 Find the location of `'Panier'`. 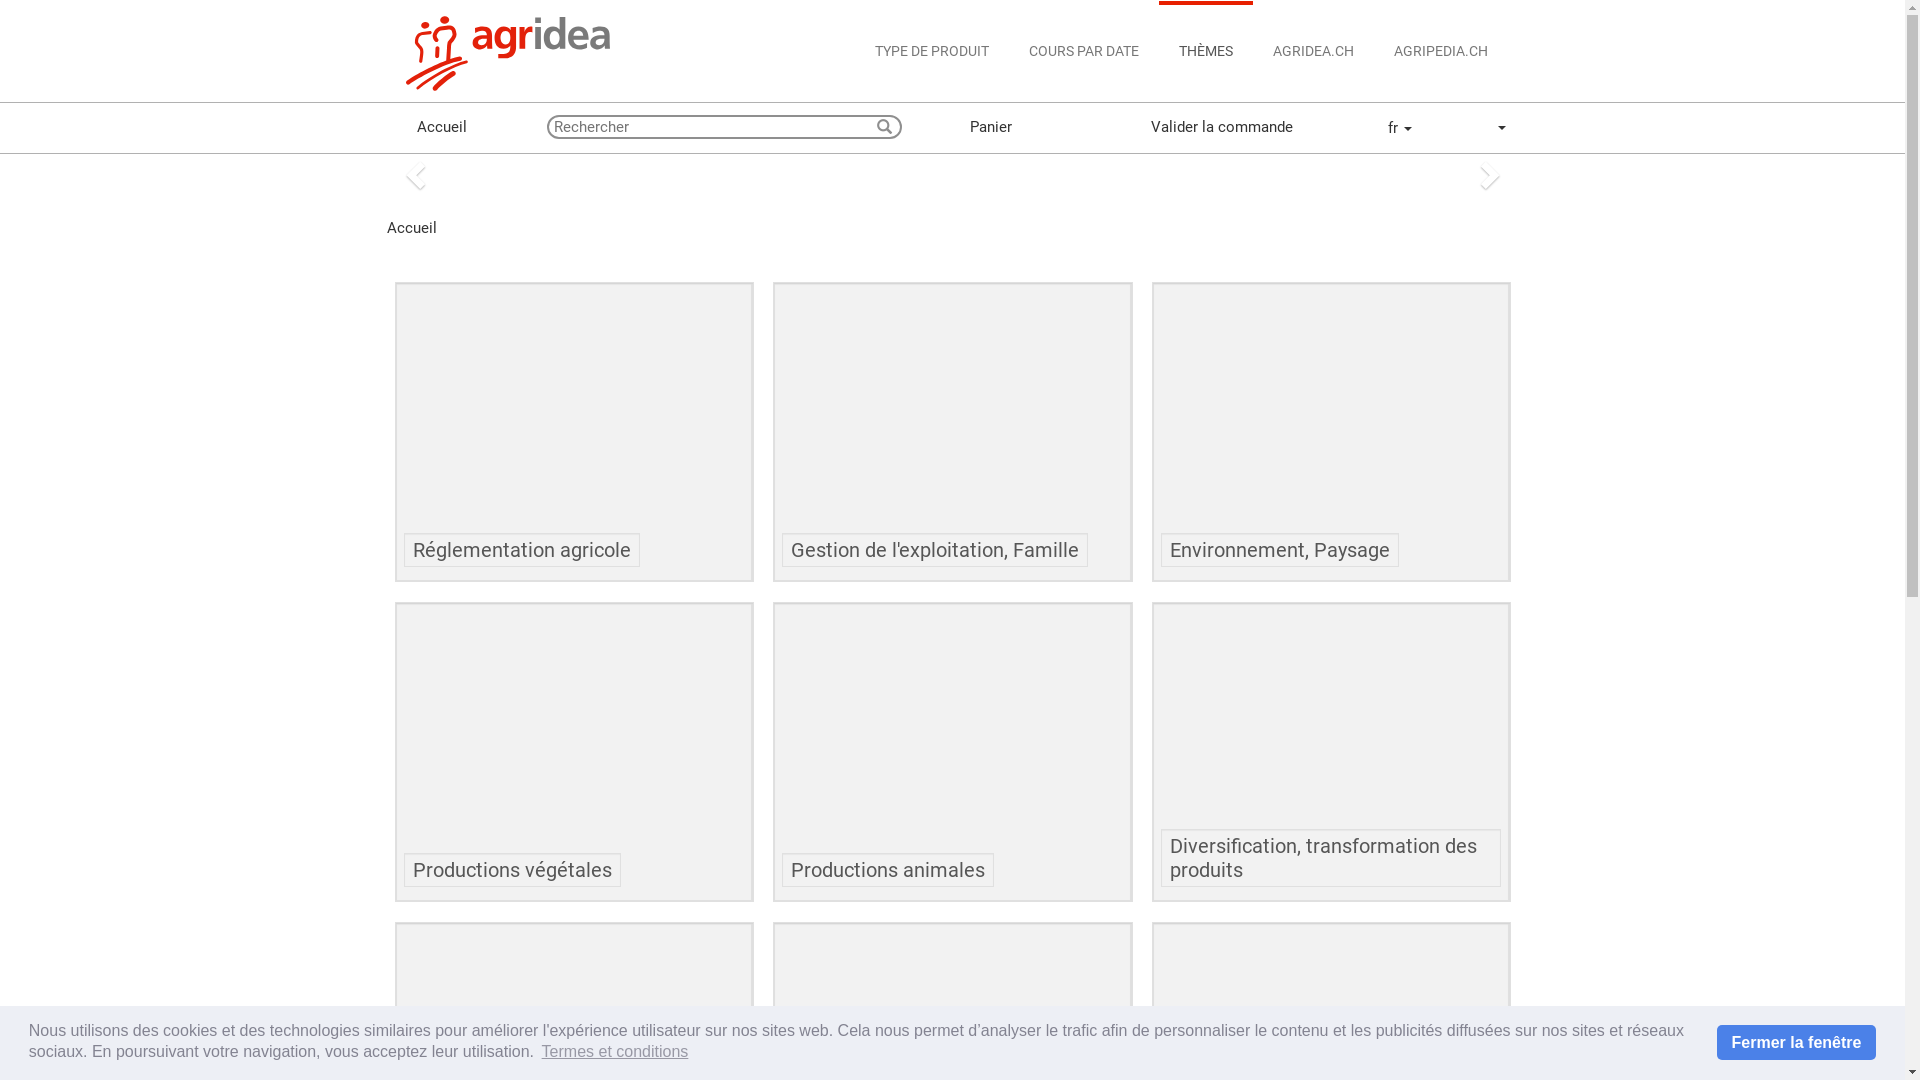

'Panier' is located at coordinates (976, 127).